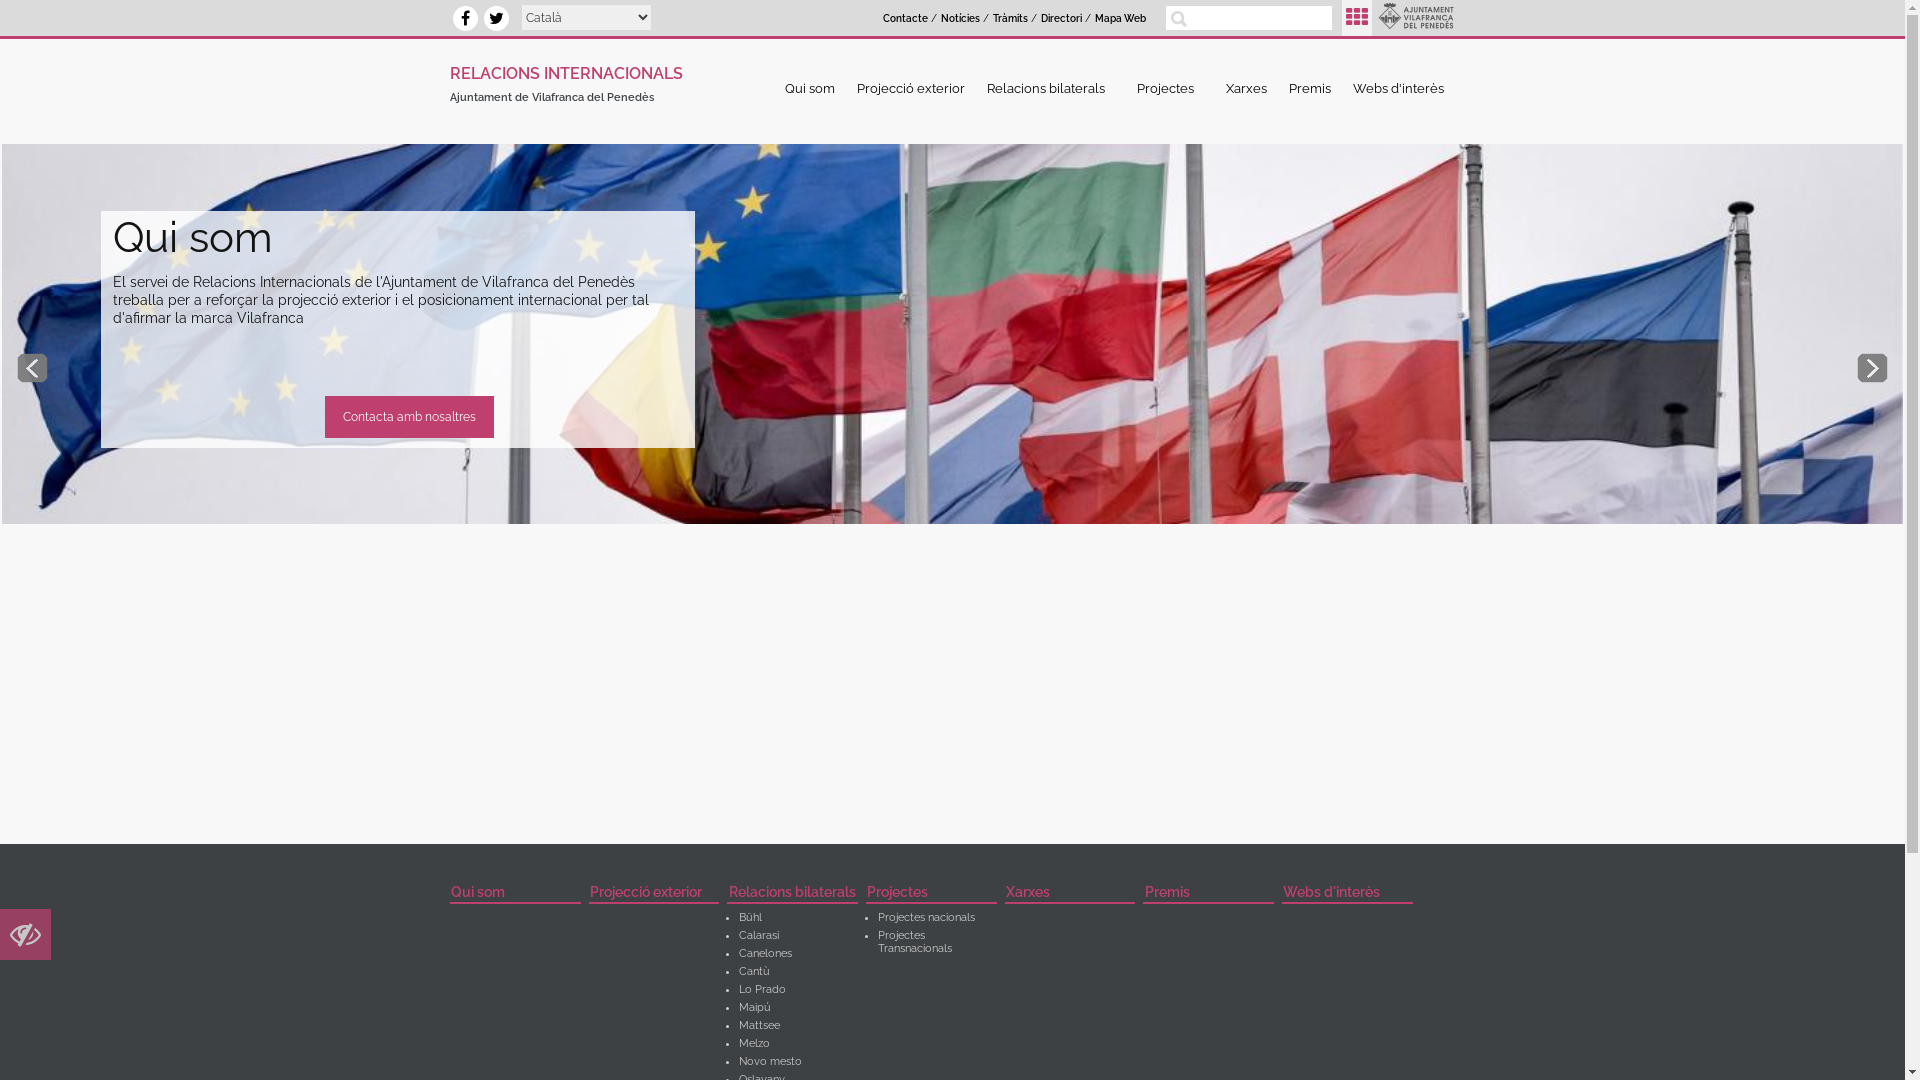 This screenshot has width=1920, height=1080. I want to click on 'Melzo', so click(753, 1042).